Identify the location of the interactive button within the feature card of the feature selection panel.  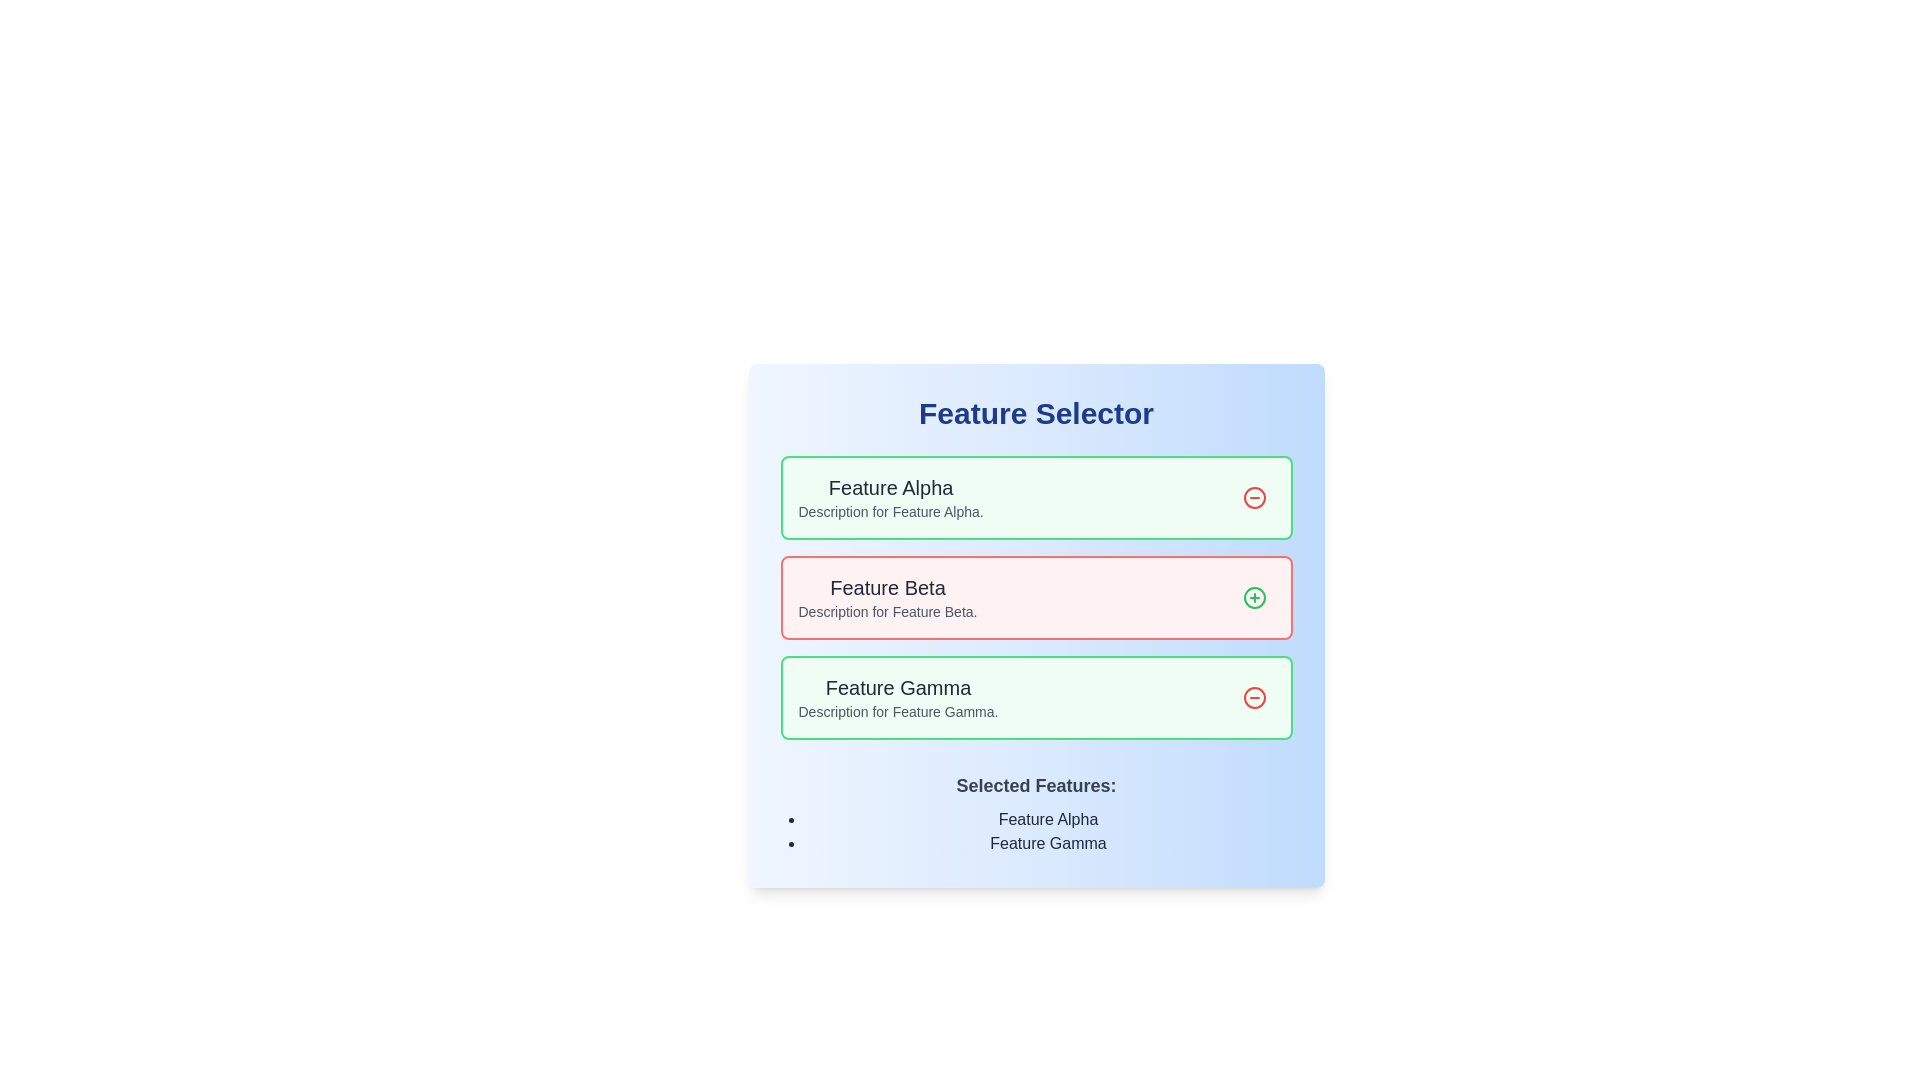
(1036, 624).